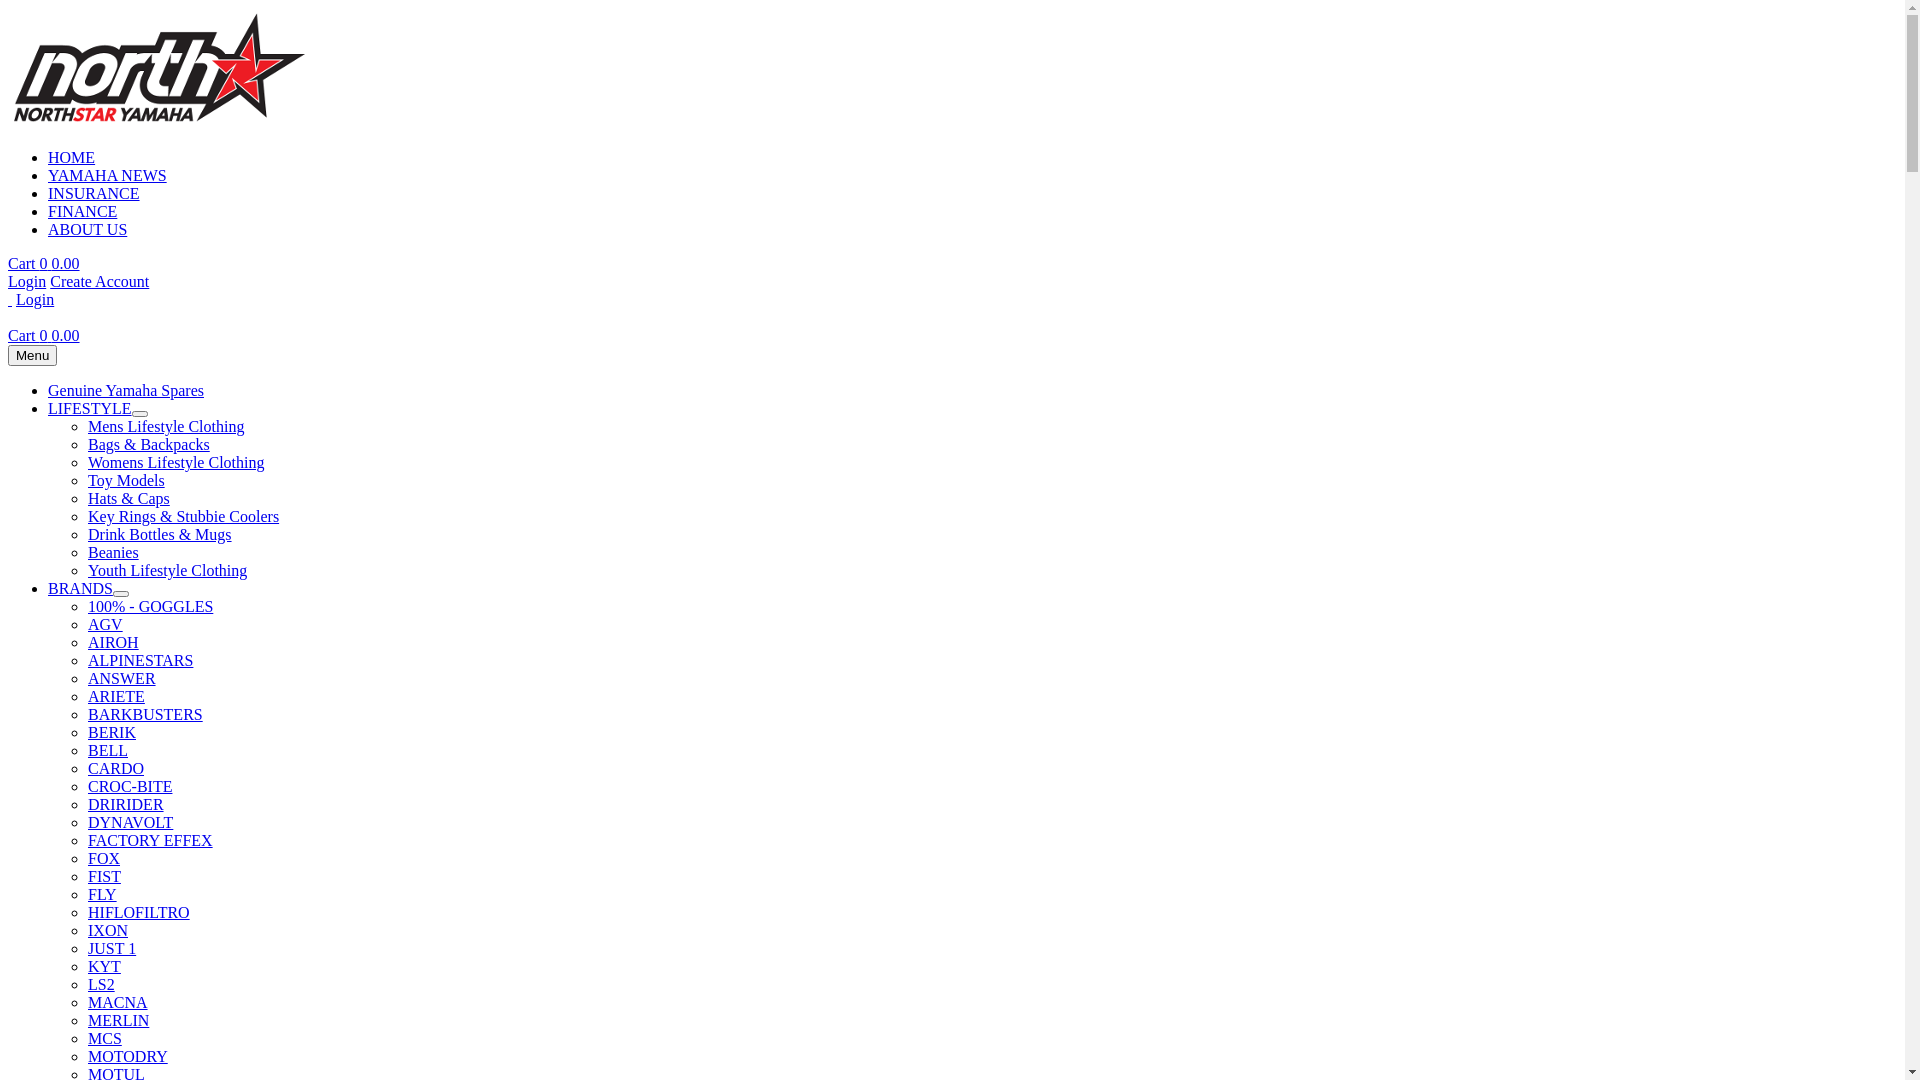  Describe the element at coordinates (43, 334) in the screenshot. I see `'Cart 0 0.00'` at that location.